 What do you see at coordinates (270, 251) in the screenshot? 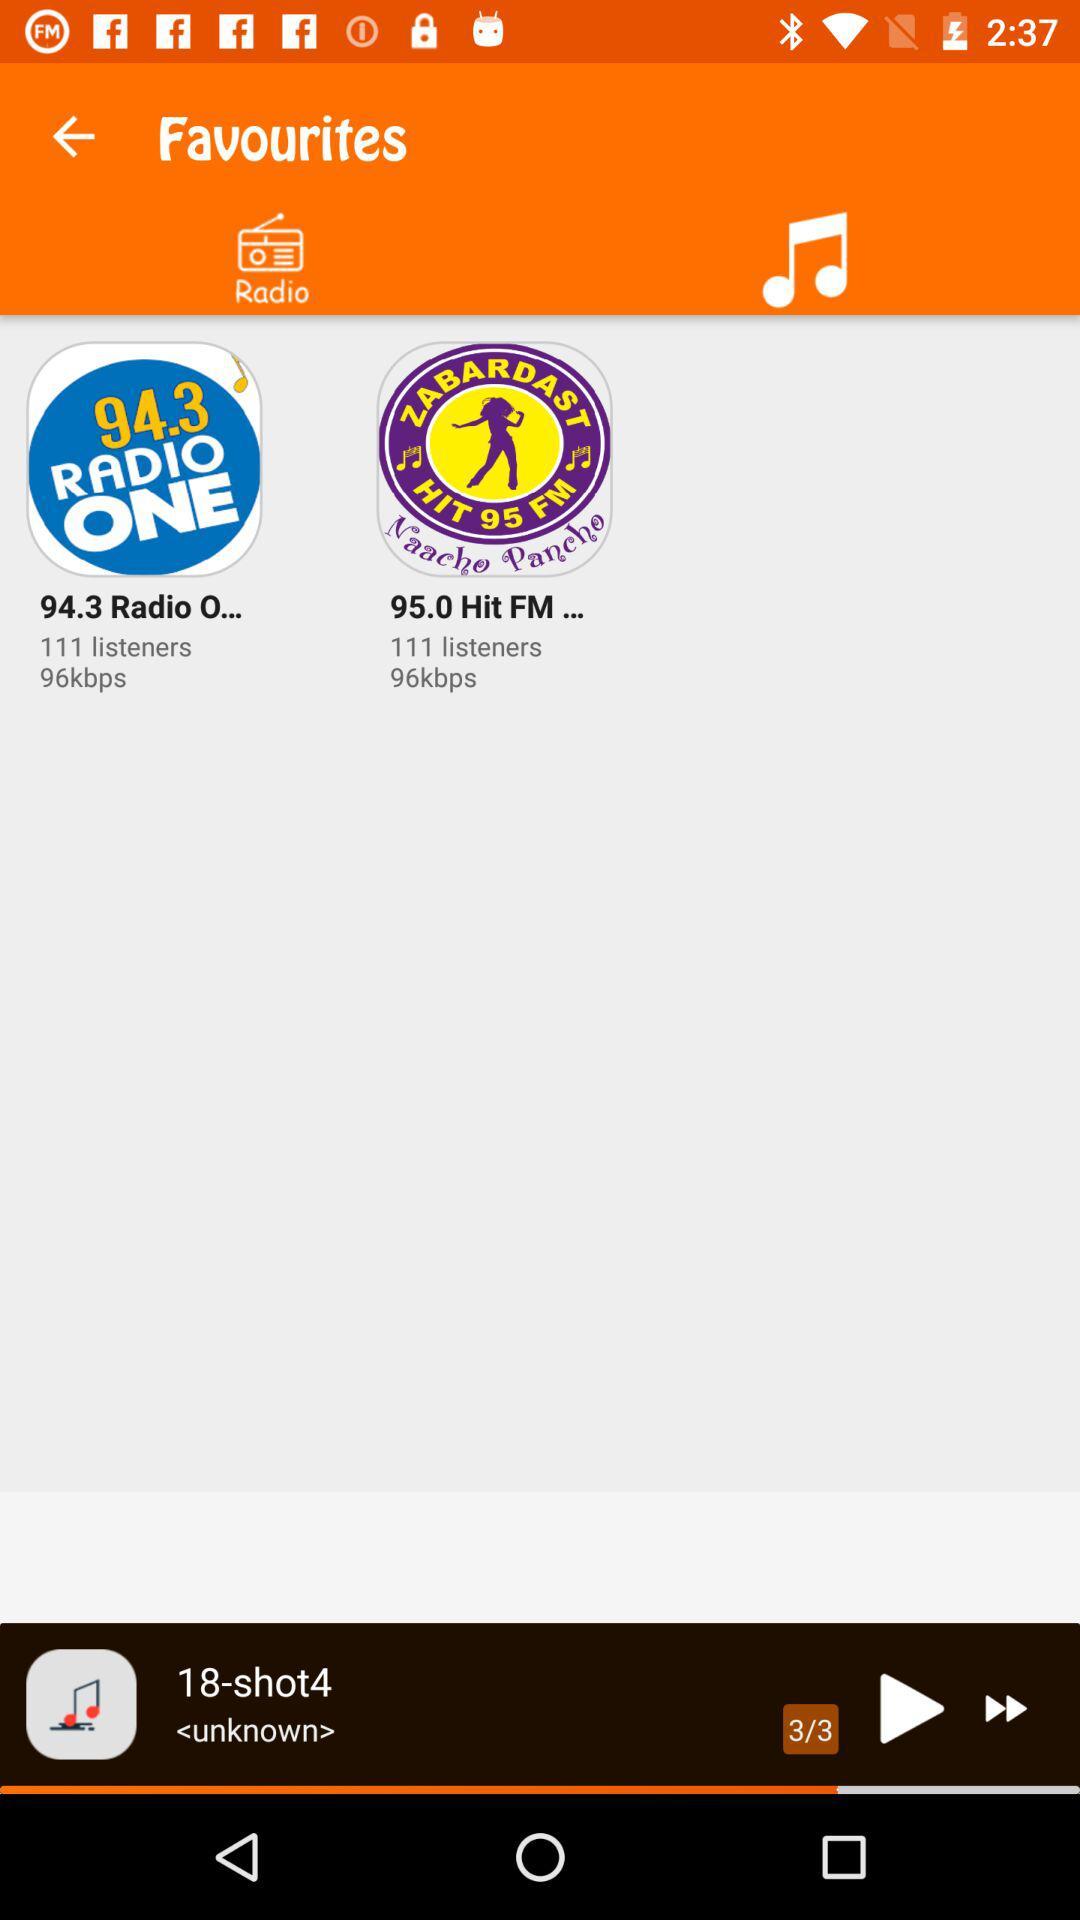
I see `press to select radio options` at bounding box center [270, 251].